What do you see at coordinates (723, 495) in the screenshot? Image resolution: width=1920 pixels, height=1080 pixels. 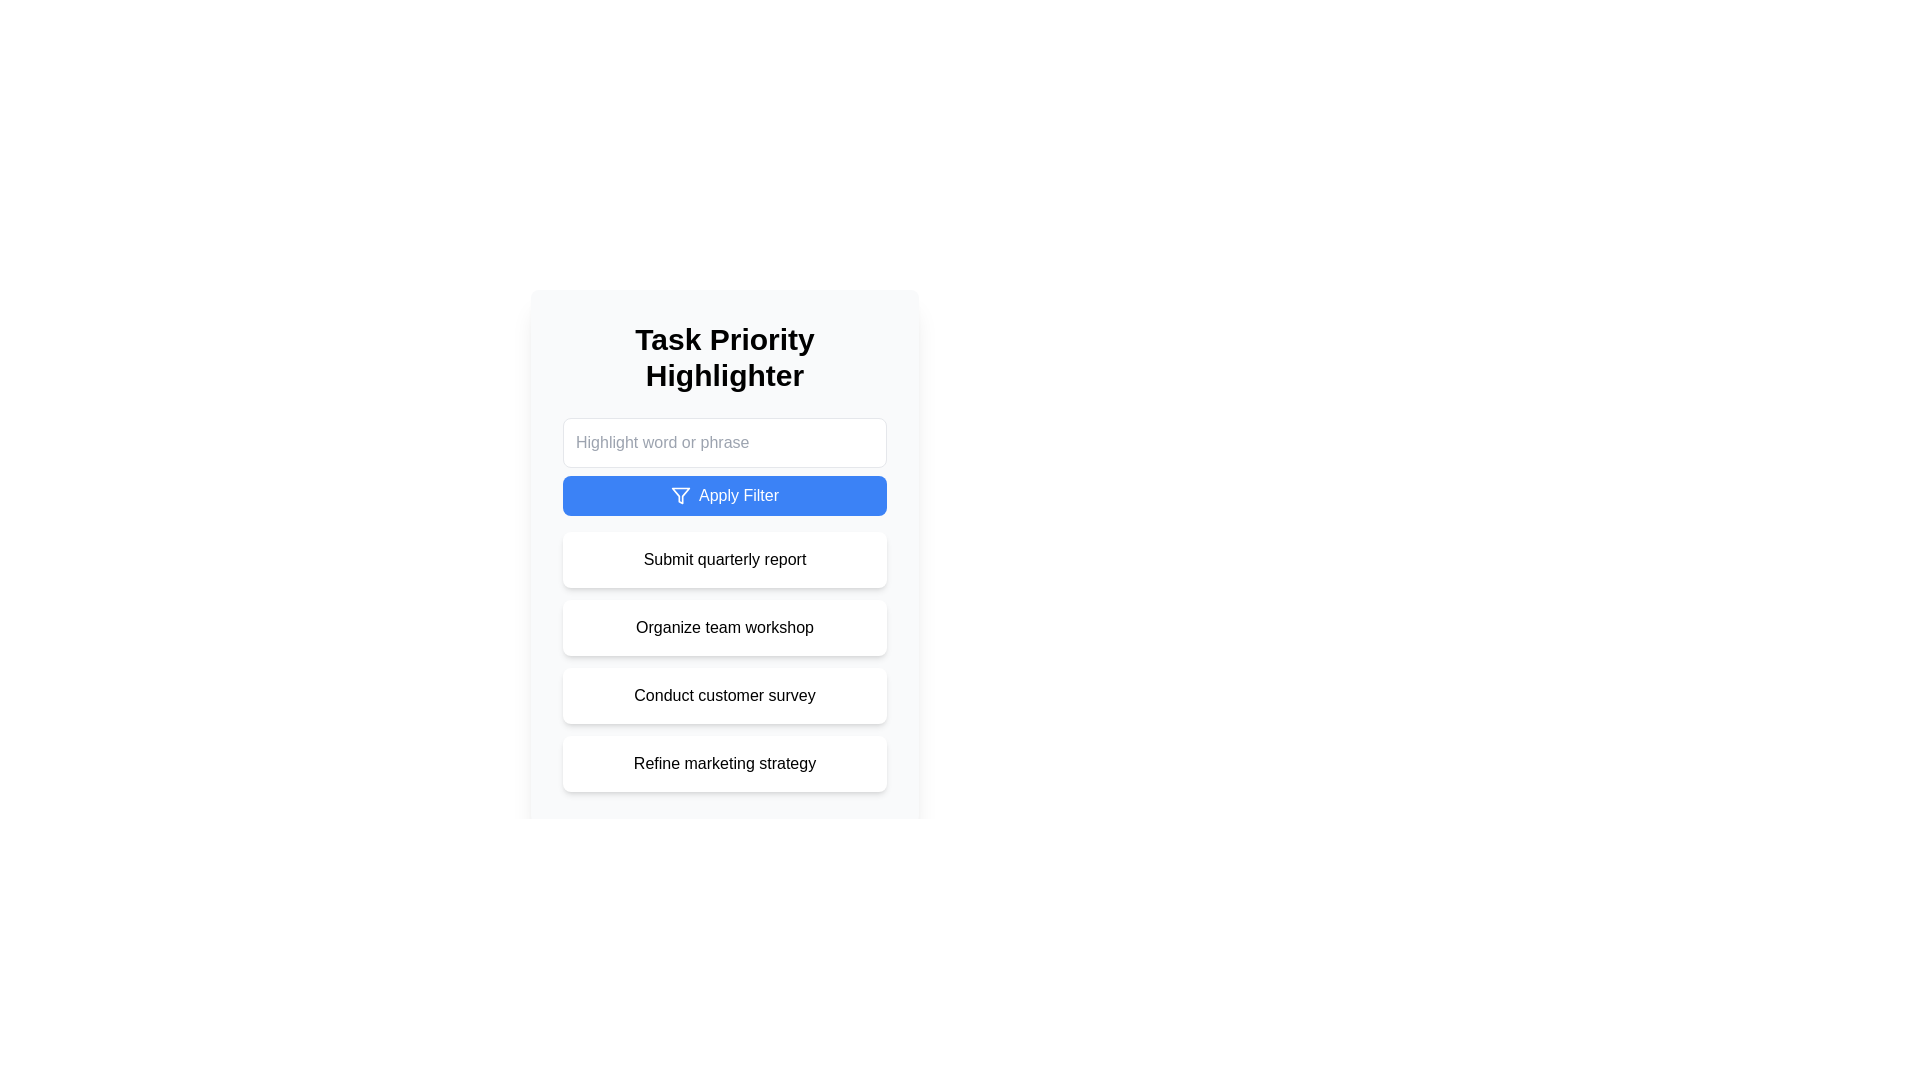 I see `the blue rectangular button labeled 'Apply Filter'` at bounding box center [723, 495].